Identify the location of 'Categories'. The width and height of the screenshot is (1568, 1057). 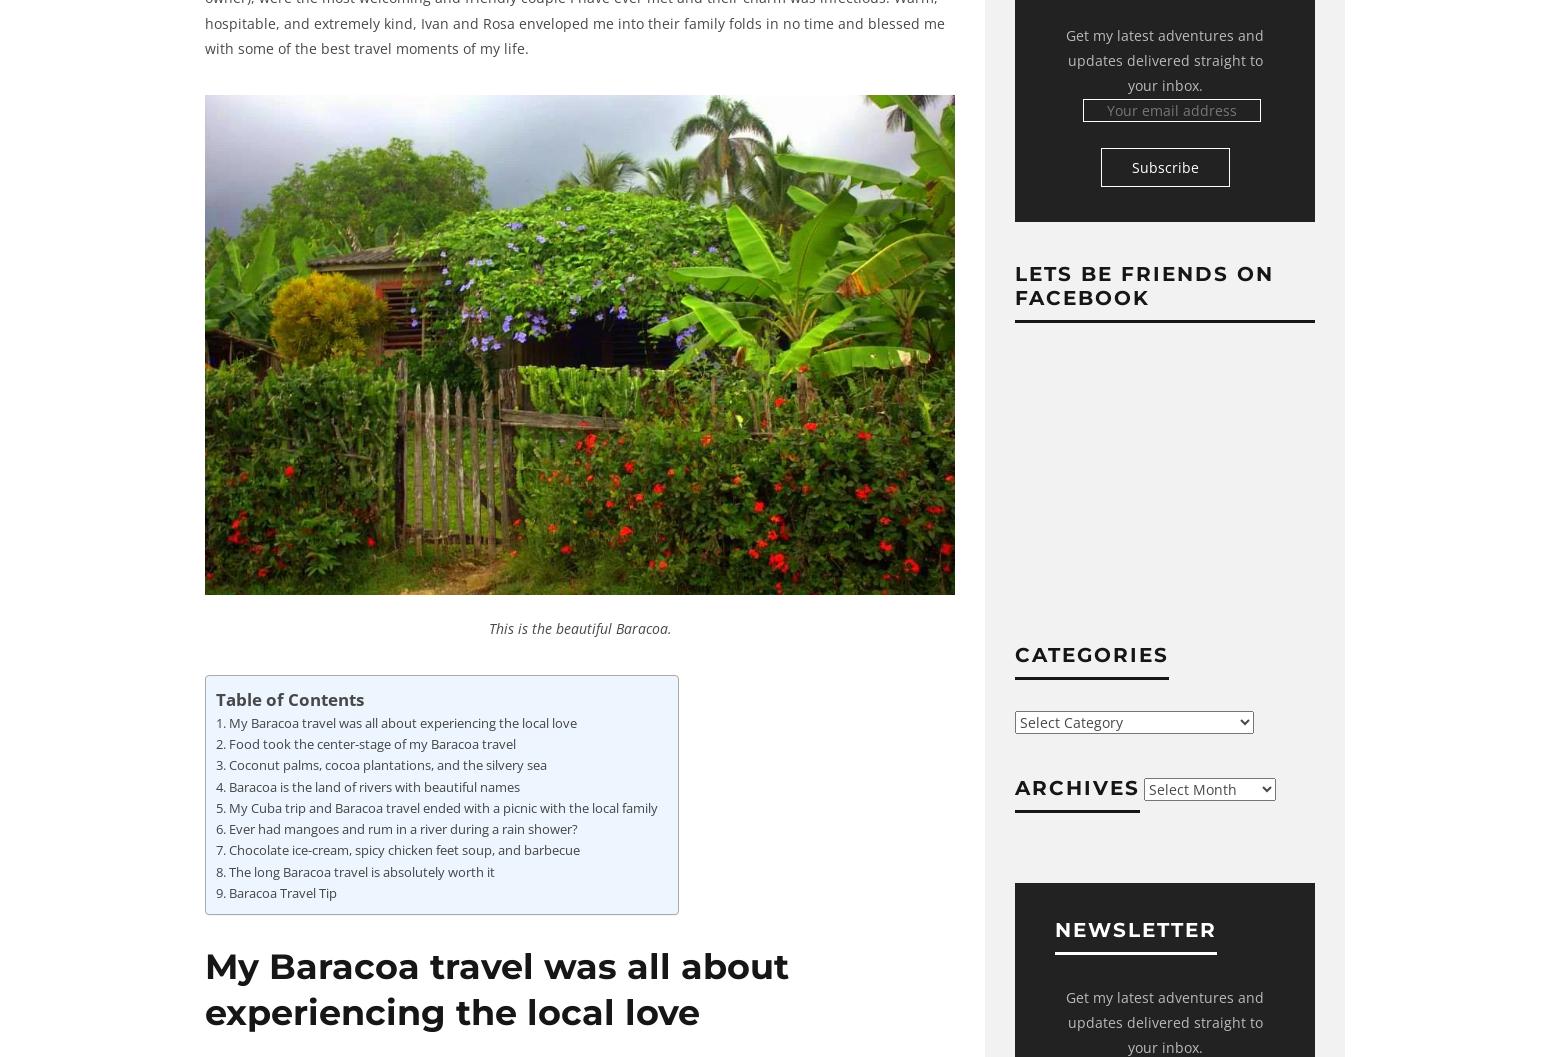
(1013, 655).